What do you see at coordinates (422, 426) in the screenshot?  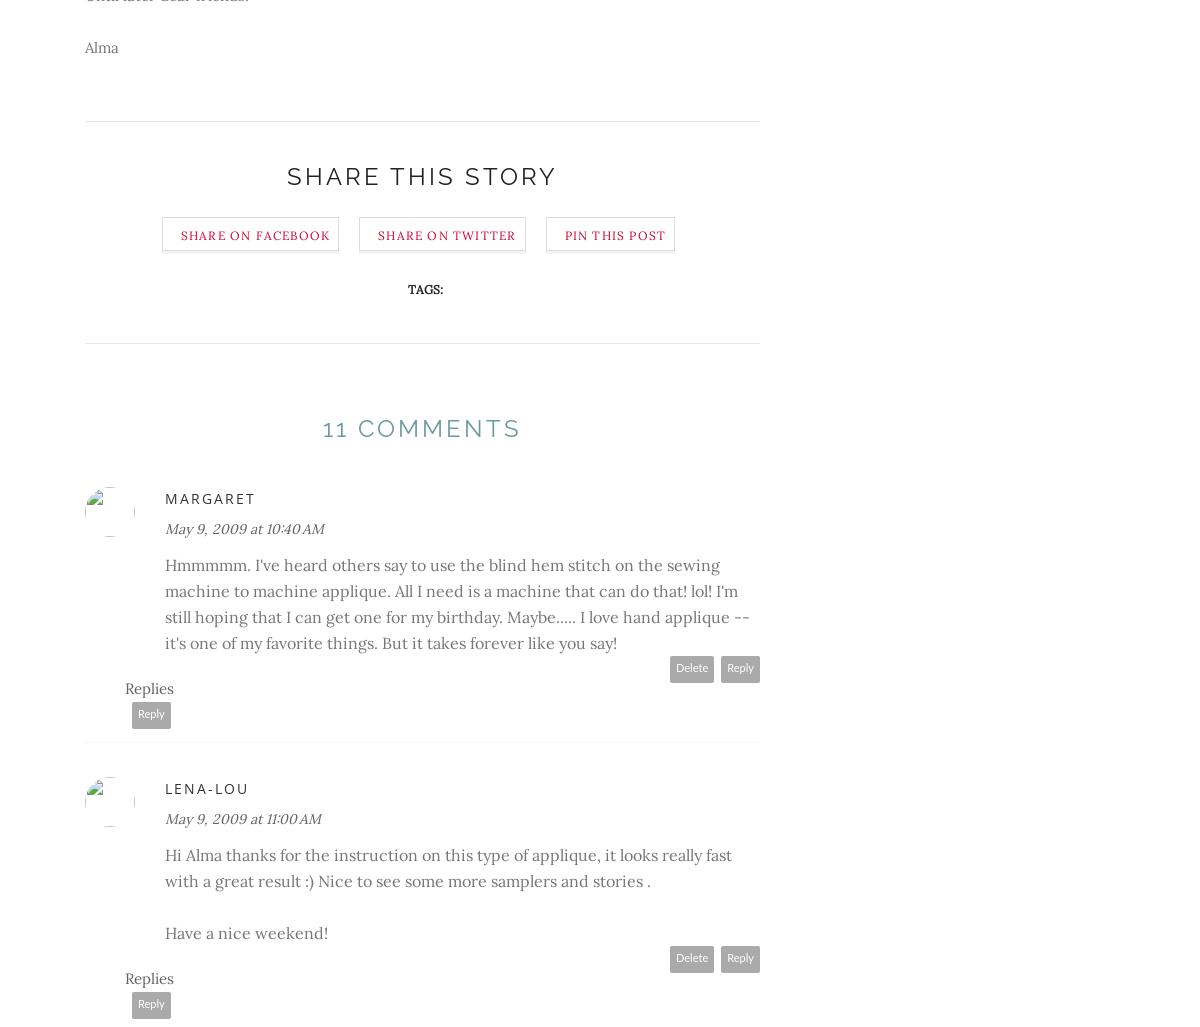 I see `'11
comments'` at bounding box center [422, 426].